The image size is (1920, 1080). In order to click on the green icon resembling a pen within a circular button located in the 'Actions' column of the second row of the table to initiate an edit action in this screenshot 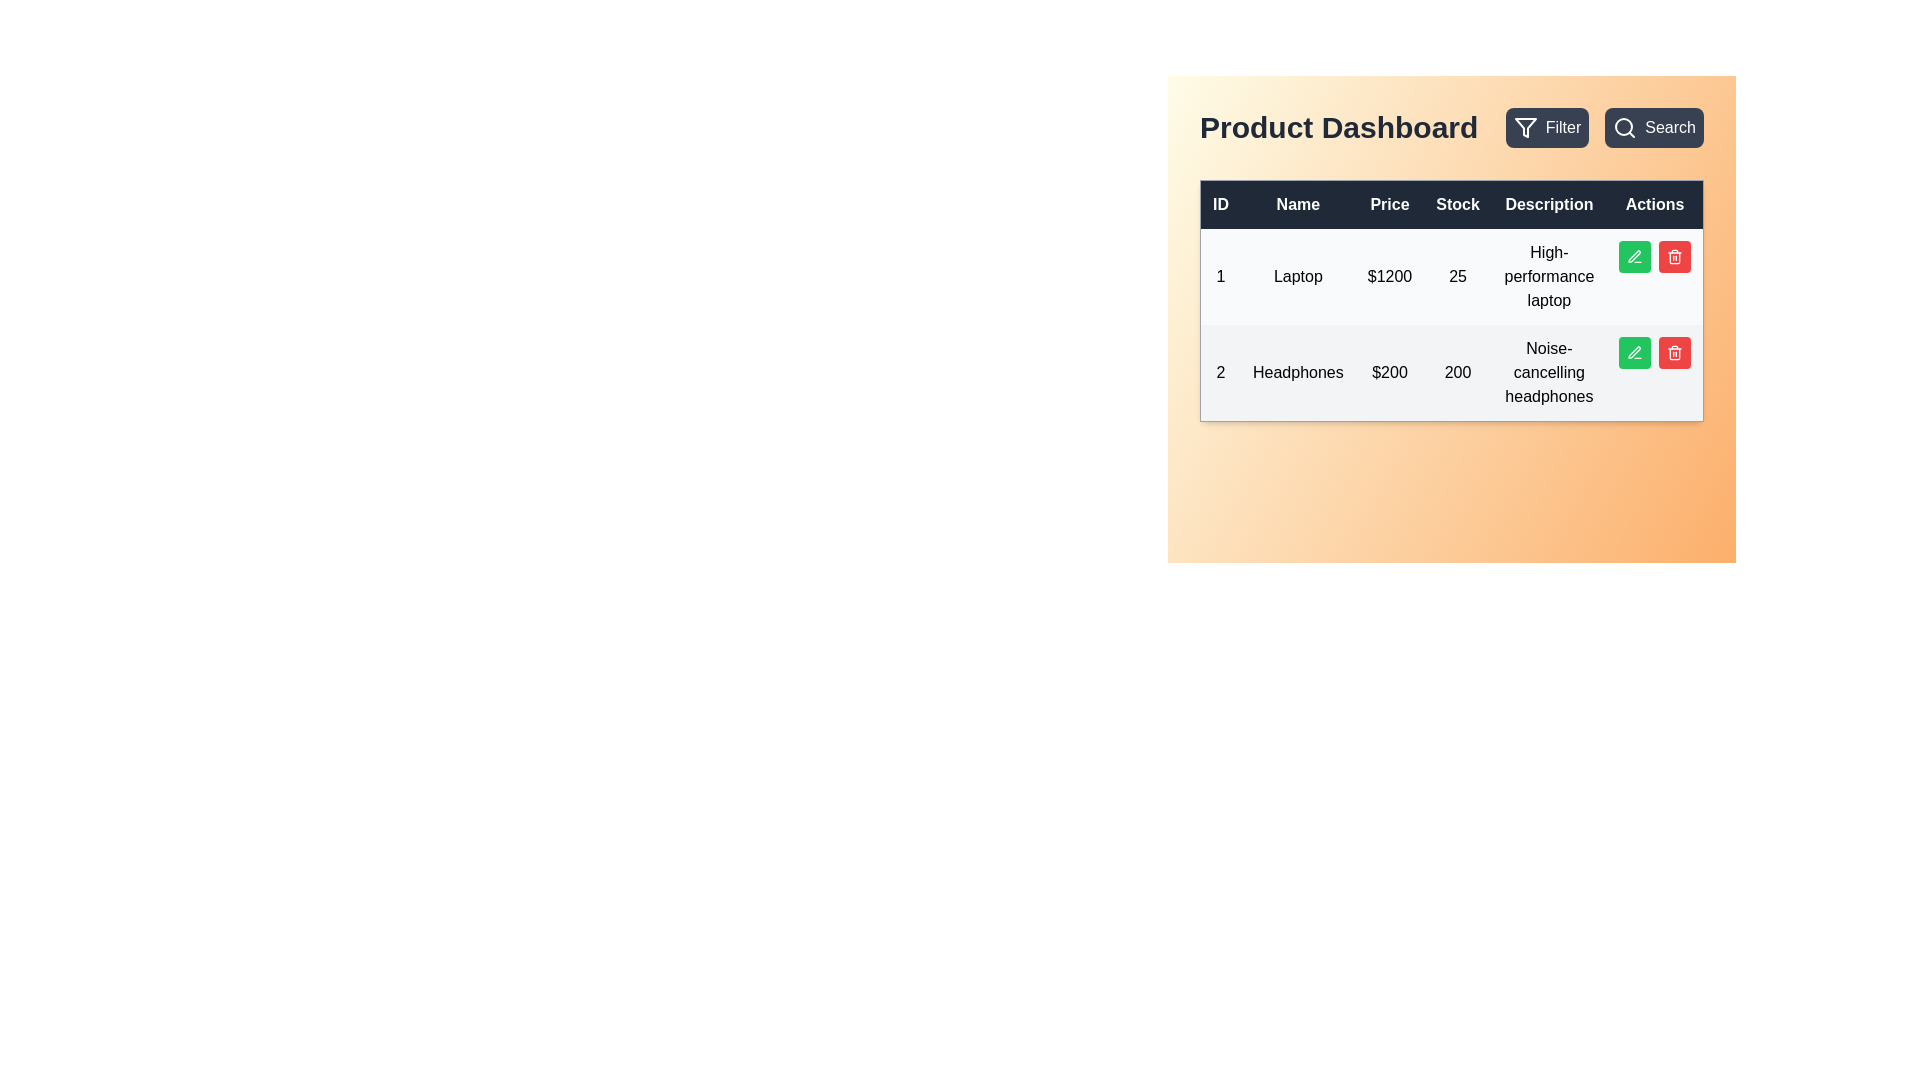, I will do `click(1635, 352)`.